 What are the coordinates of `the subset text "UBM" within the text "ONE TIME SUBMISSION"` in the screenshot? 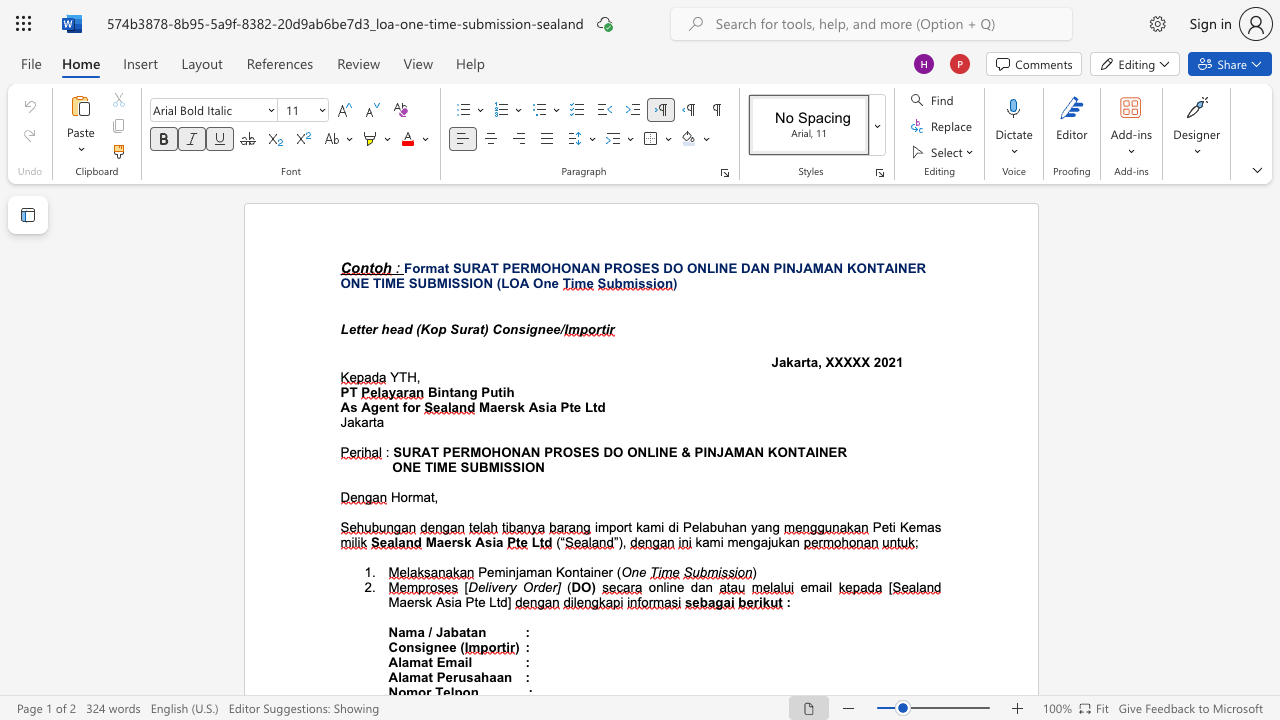 It's located at (468, 467).